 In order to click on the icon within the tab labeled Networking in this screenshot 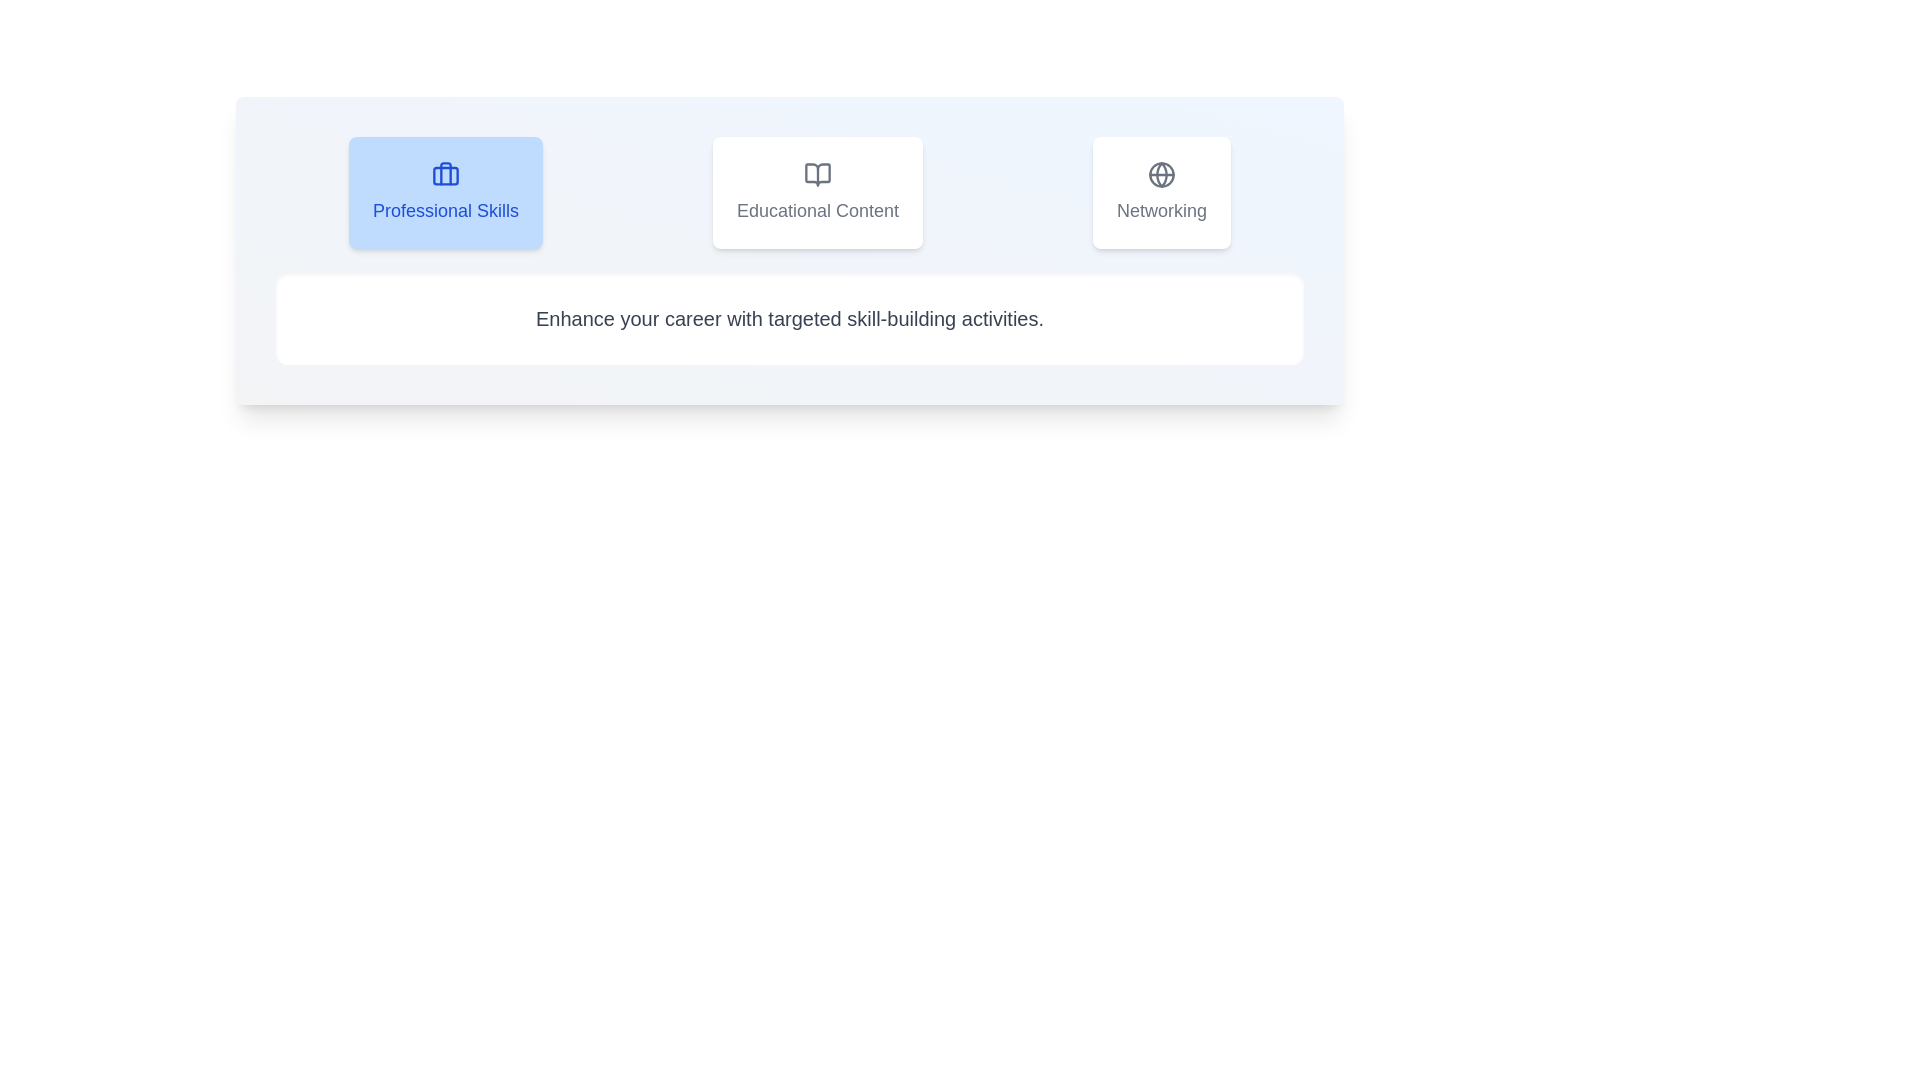, I will do `click(1161, 192)`.